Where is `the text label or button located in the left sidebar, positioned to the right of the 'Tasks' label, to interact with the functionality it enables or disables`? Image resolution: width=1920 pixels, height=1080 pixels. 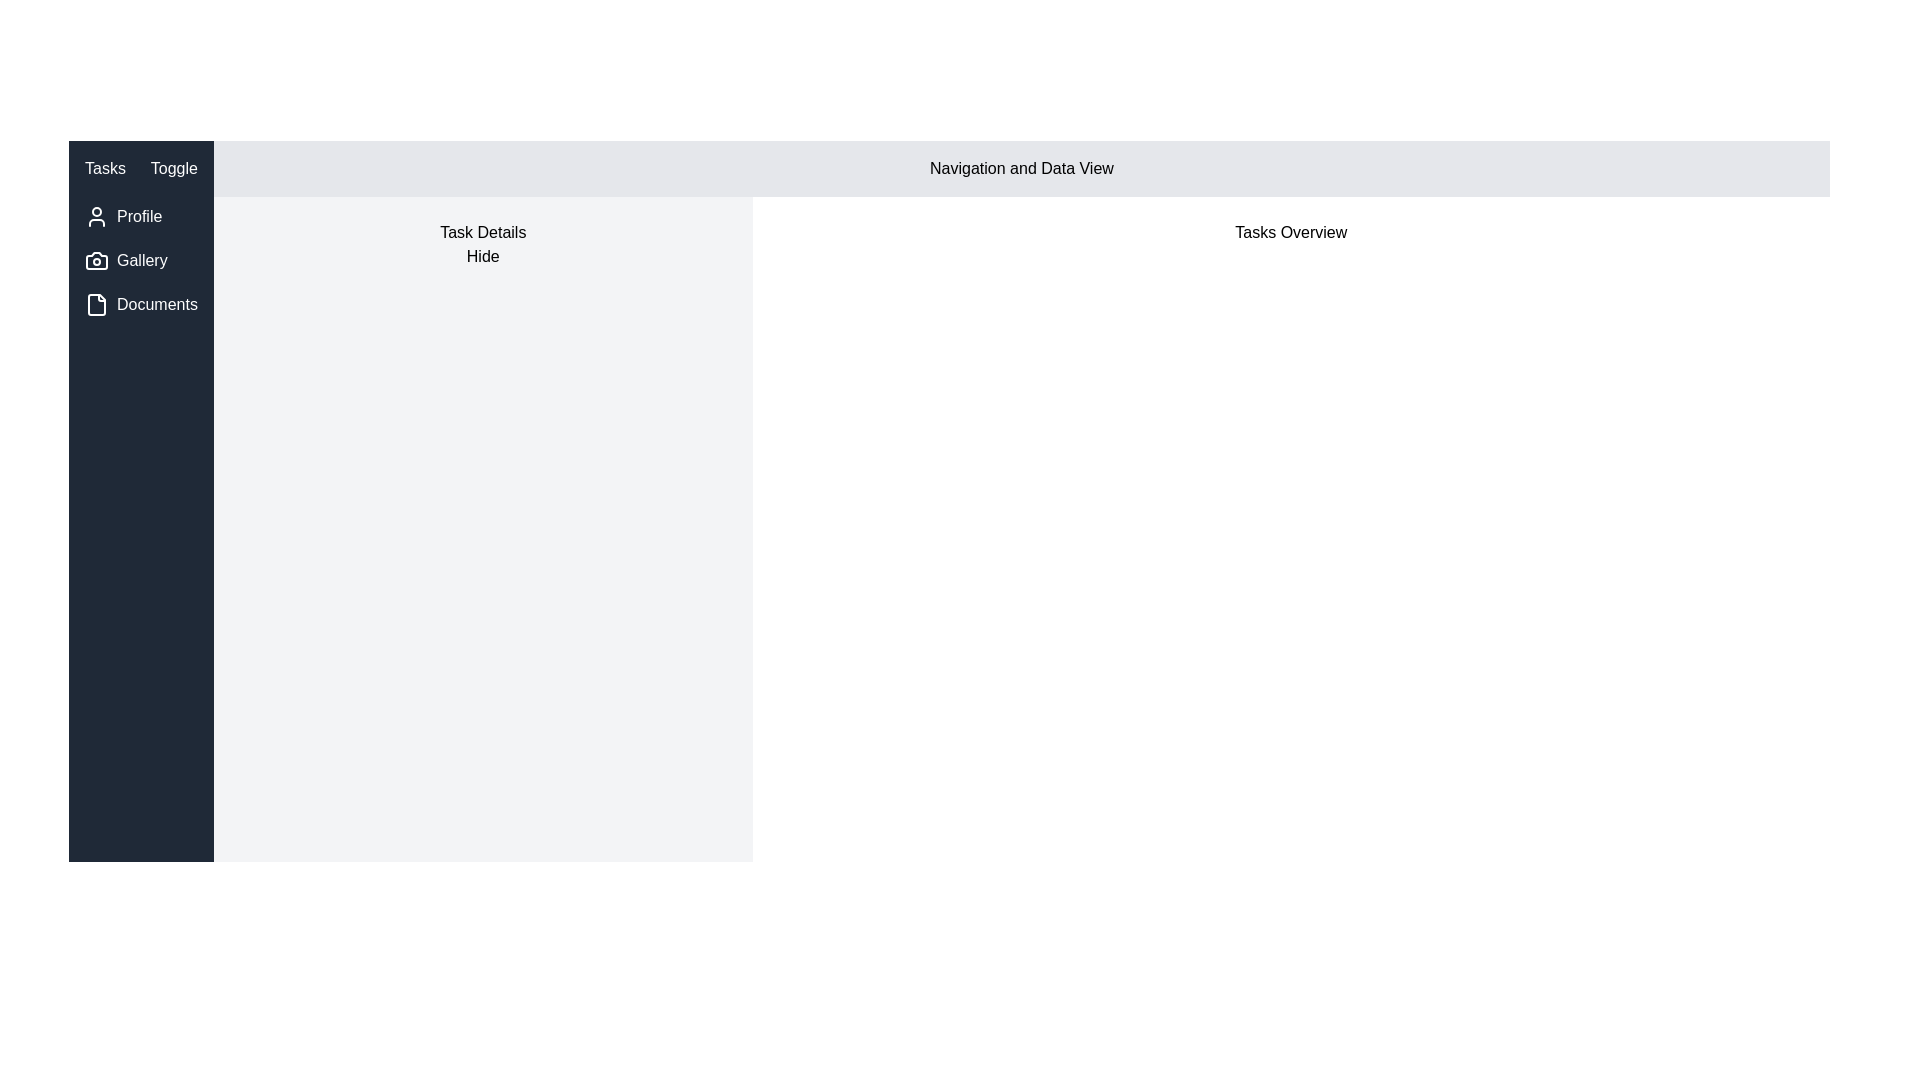
the text label or button located in the left sidebar, positioned to the right of the 'Tasks' label, to interact with the functionality it enables or disables is located at coordinates (174, 168).